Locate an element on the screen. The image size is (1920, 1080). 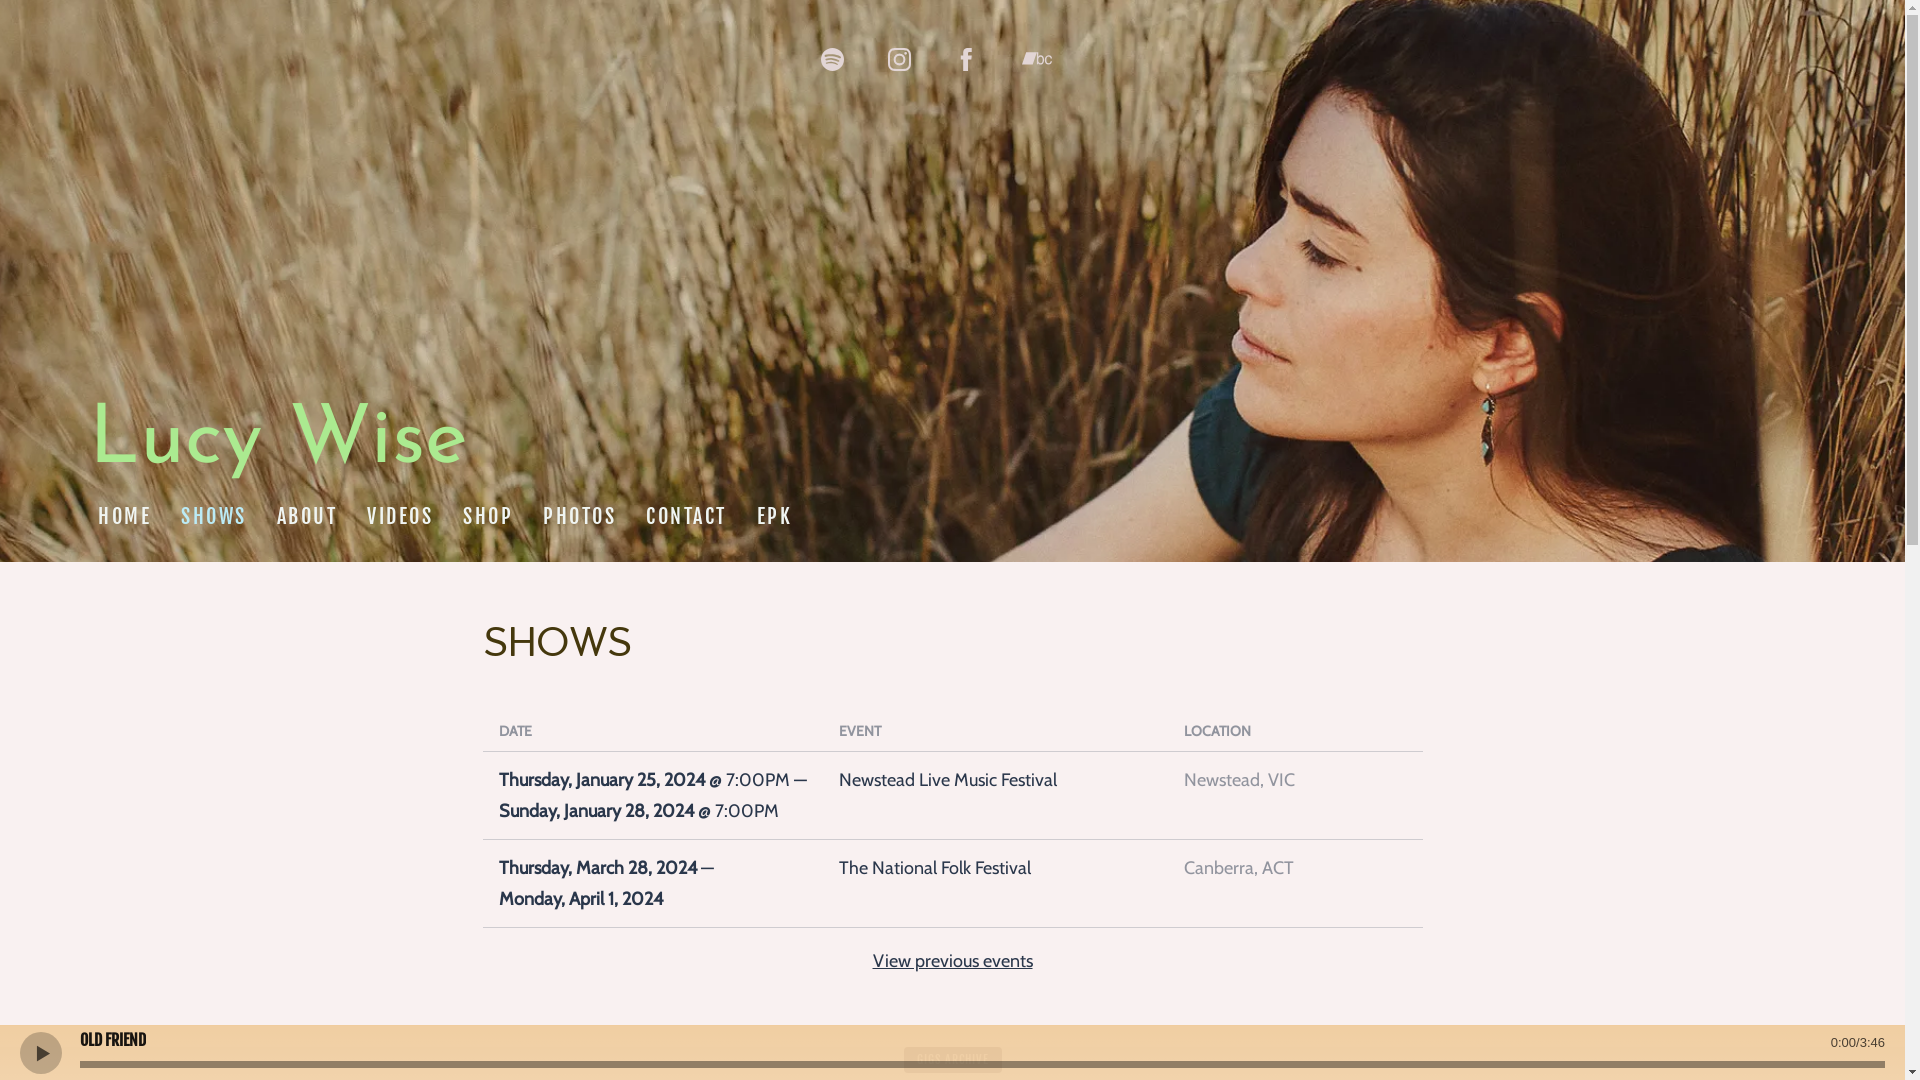
'The National Folk Festival' is located at coordinates (994, 867).